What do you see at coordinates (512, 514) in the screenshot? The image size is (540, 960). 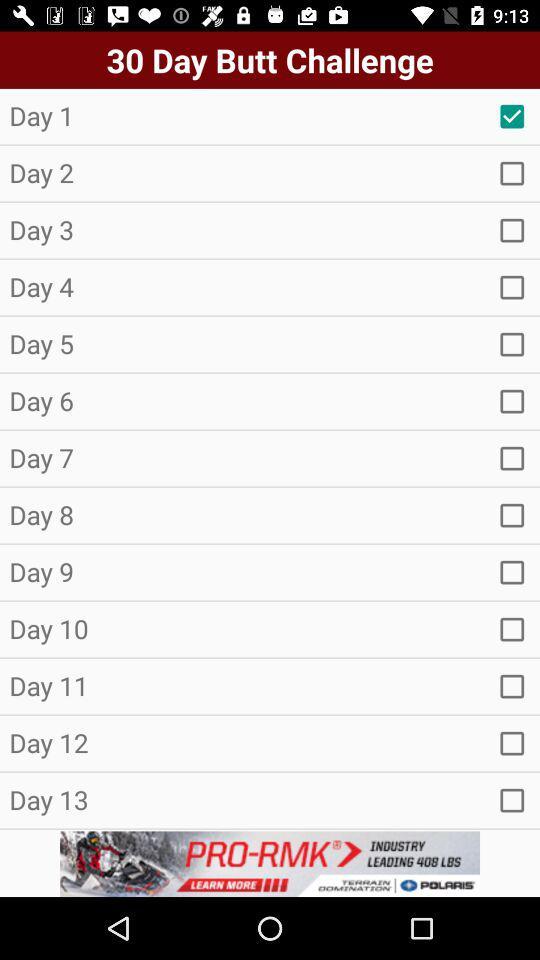 I see `day 8` at bounding box center [512, 514].